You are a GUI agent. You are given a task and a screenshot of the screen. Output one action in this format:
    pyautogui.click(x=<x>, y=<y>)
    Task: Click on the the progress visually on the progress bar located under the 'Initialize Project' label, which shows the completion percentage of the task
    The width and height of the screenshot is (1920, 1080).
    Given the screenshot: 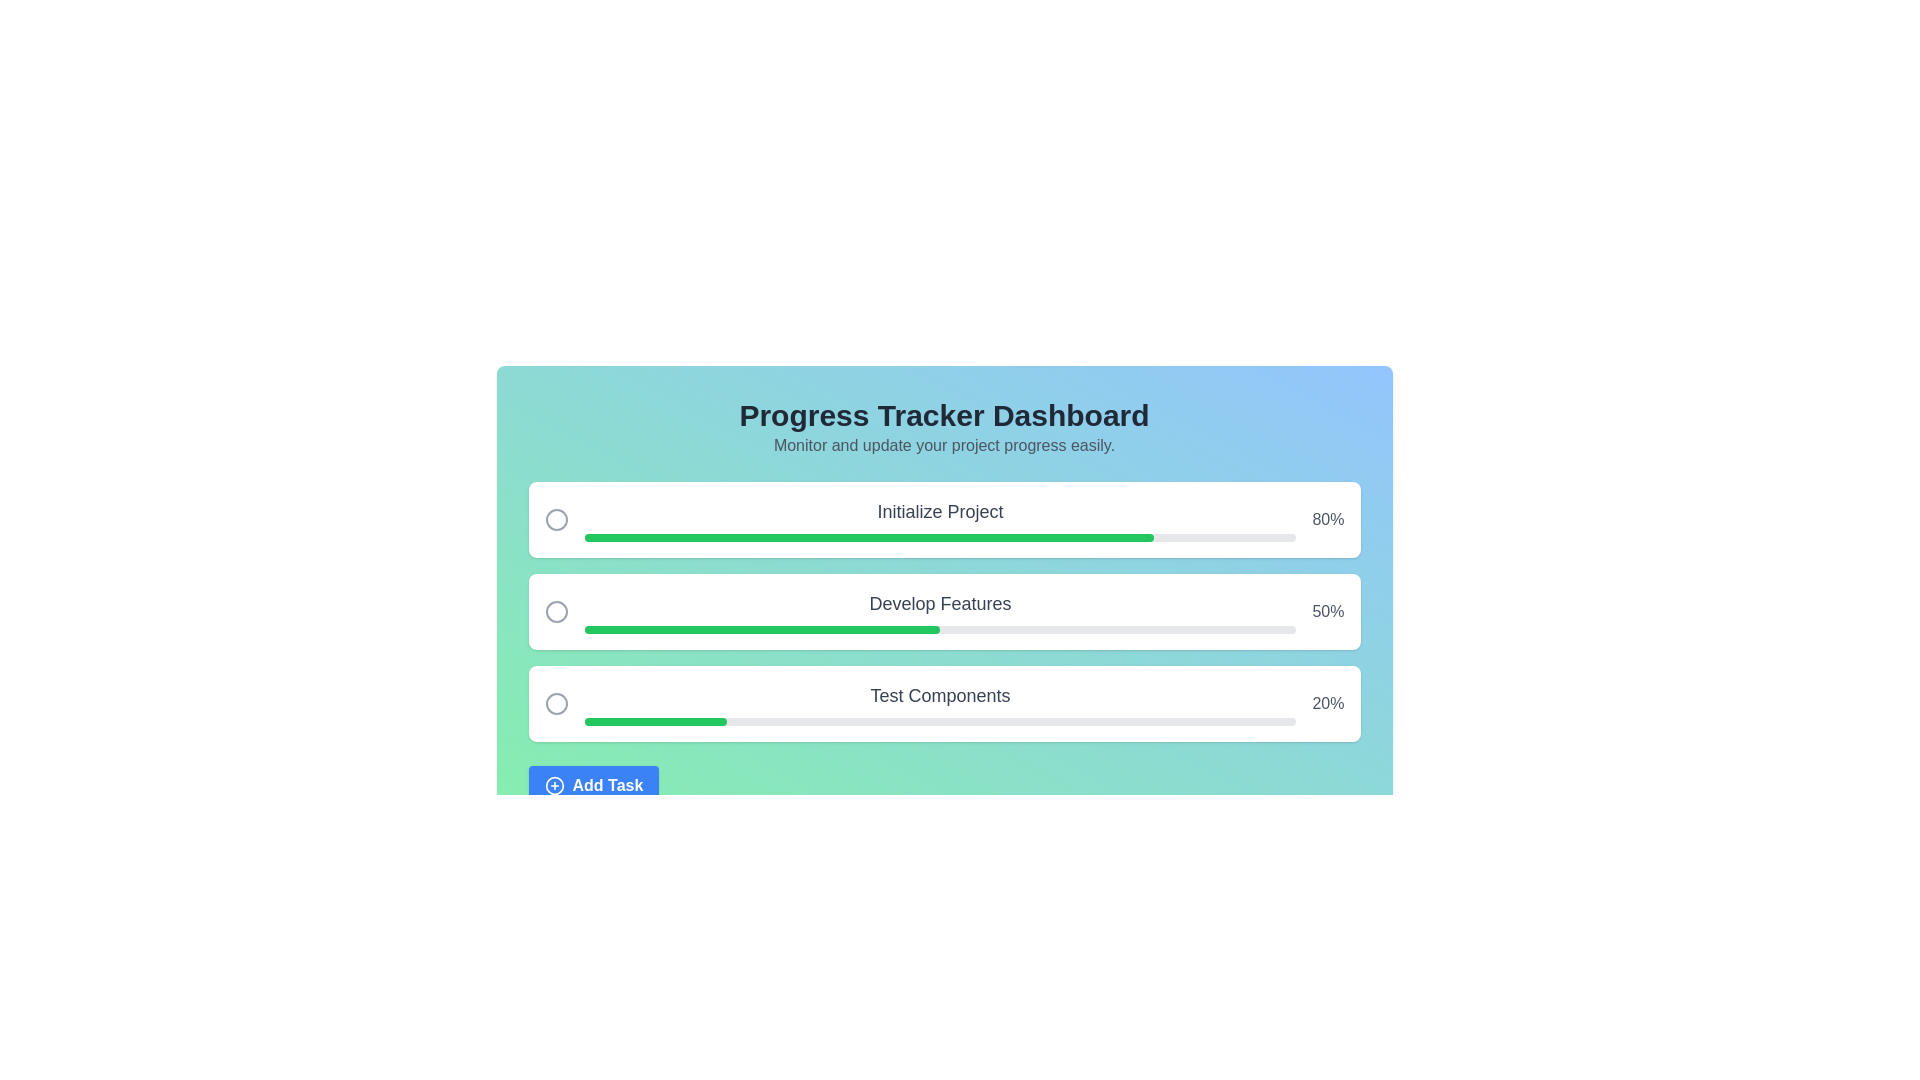 What is the action you would take?
    pyautogui.click(x=939, y=536)
    